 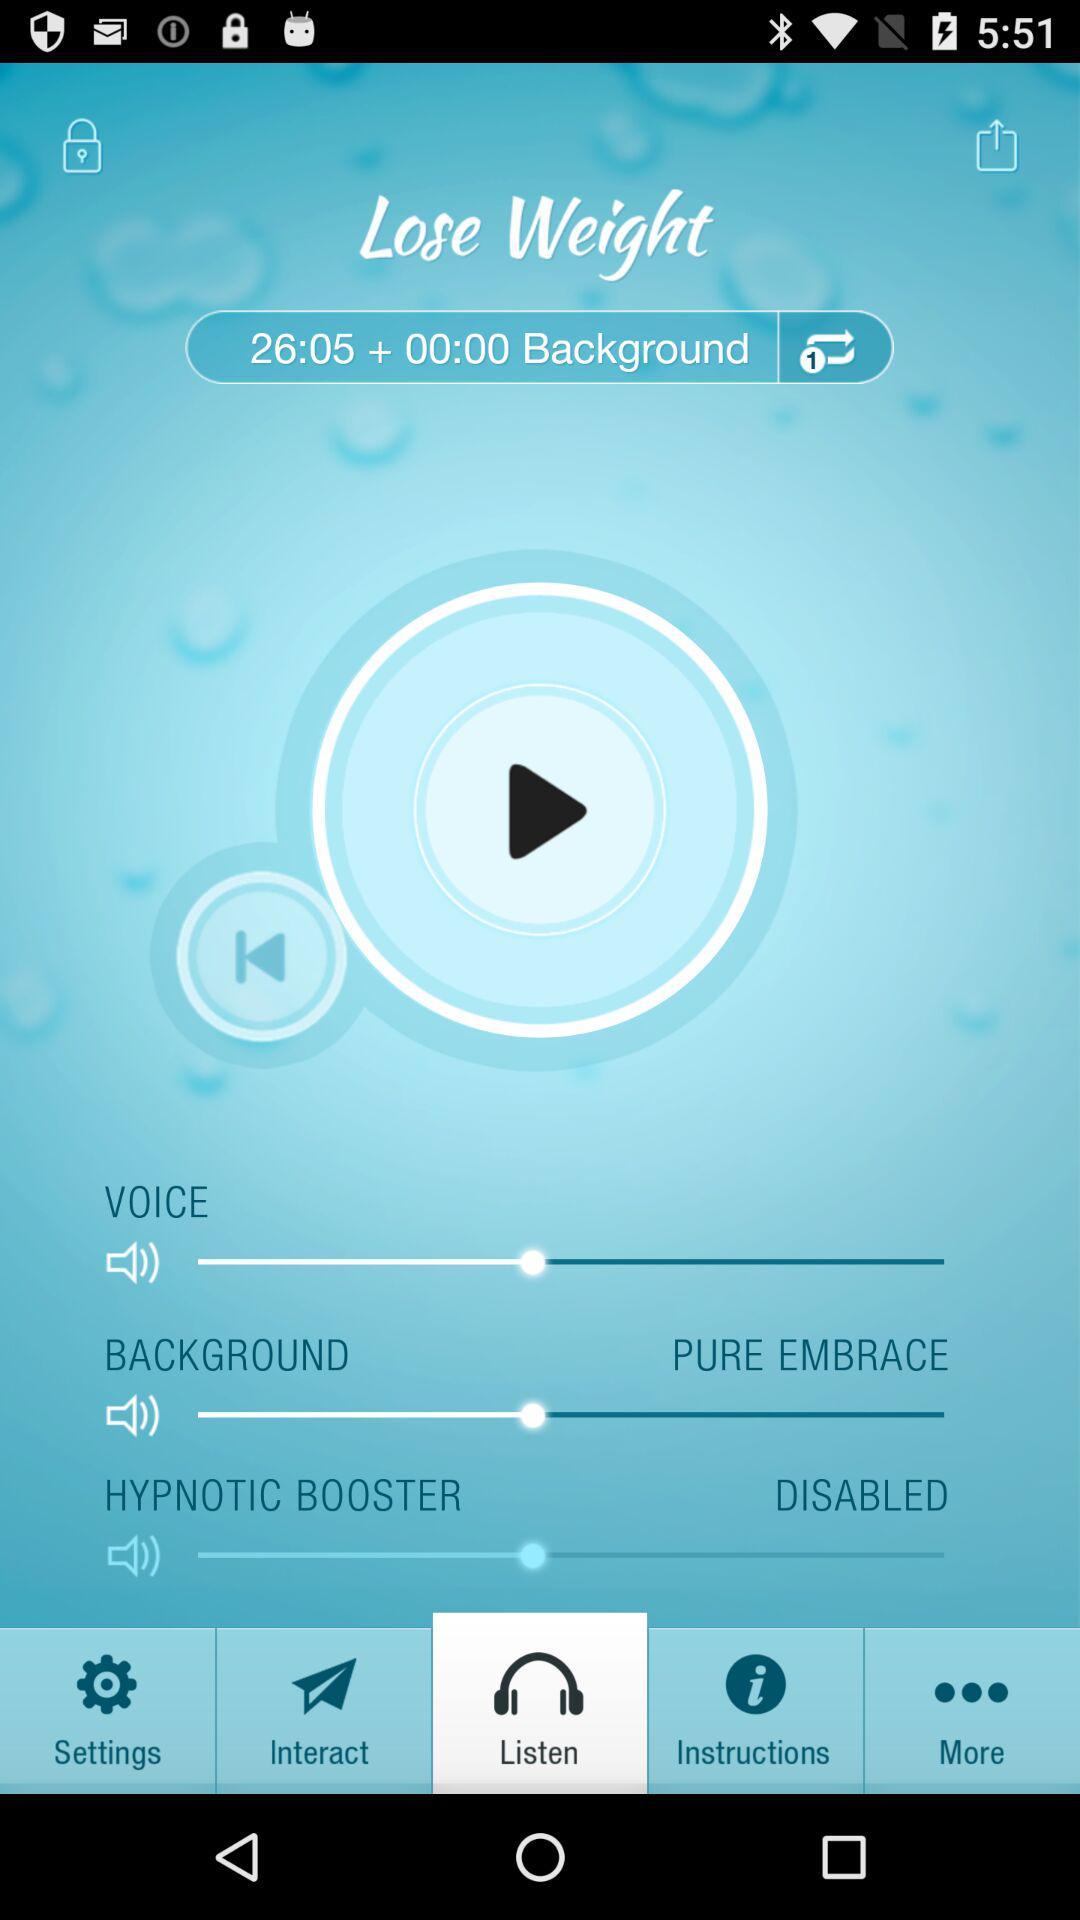 What do you see at coordinates (260, 1023) in the screenshot?
I see `the skip_previous icon` at bounding box center [260, 1023].